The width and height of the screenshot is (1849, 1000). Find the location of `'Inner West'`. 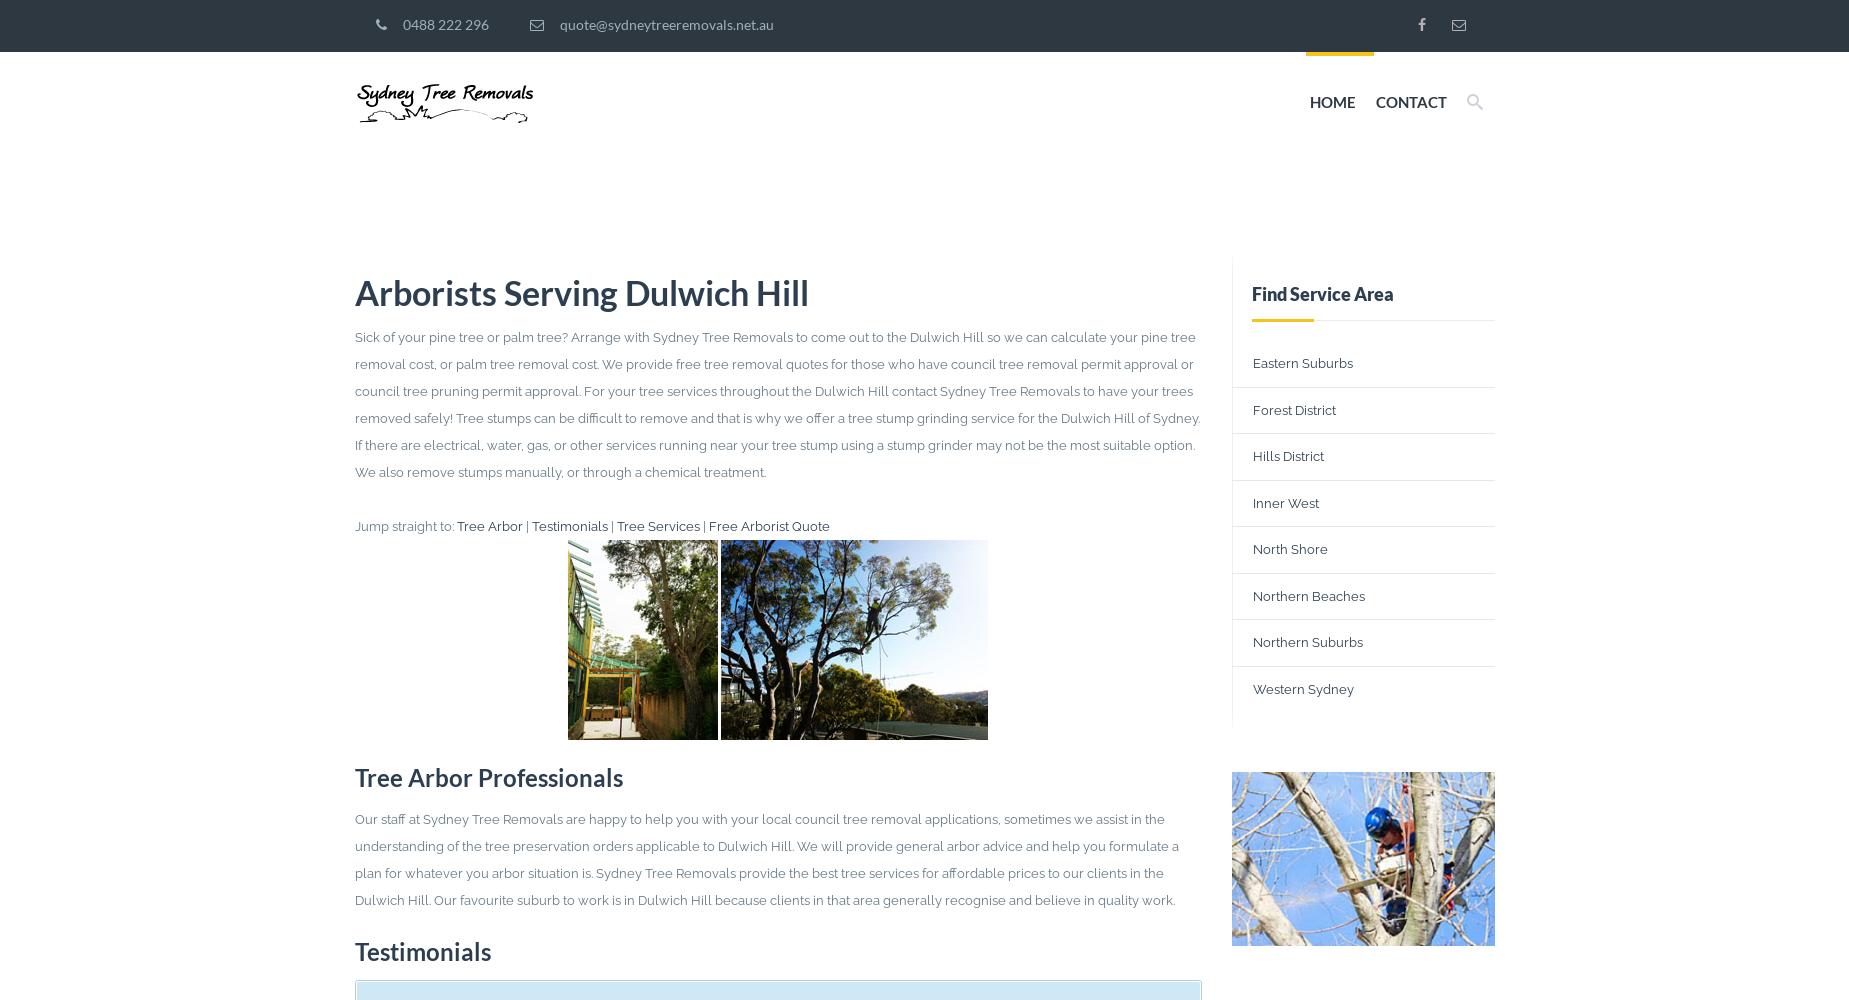

'Inner West' is located at coordinates (1285, 502).